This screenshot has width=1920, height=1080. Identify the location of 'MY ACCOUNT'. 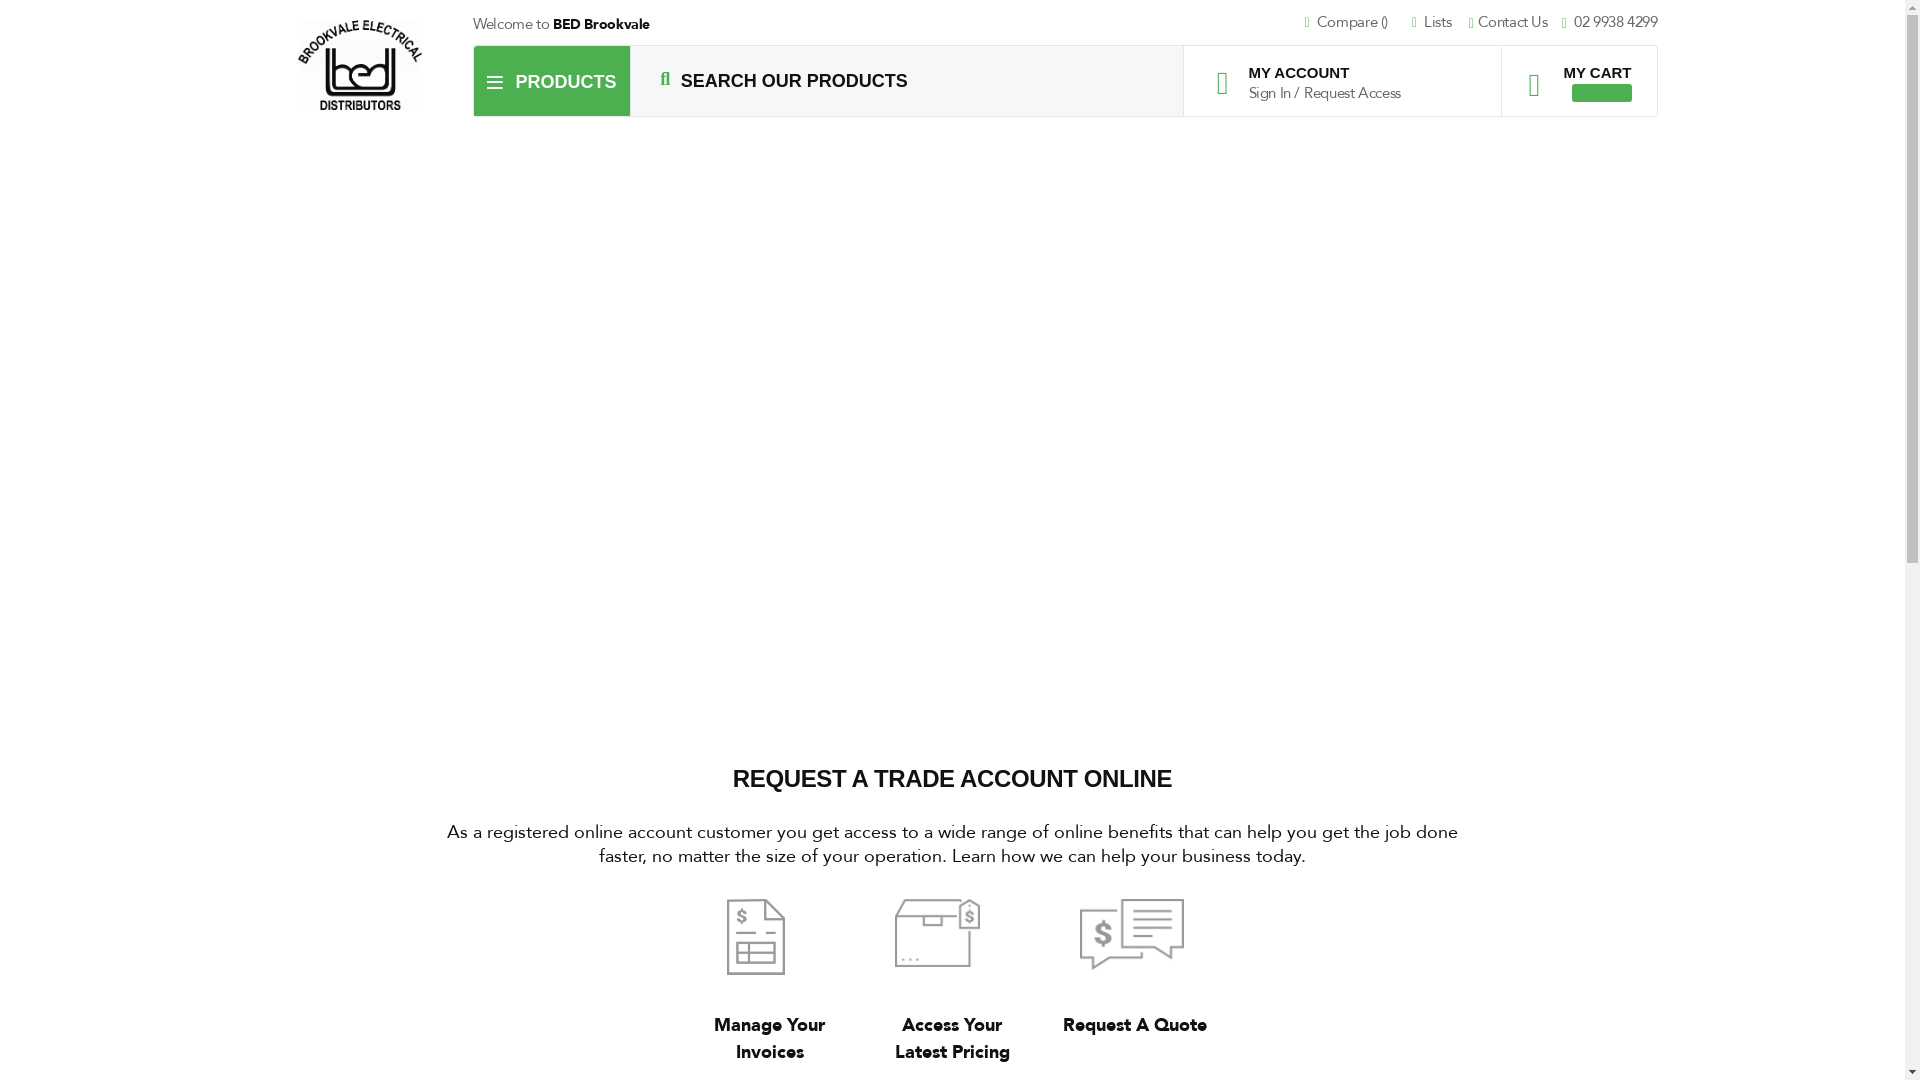
(1313, 71).